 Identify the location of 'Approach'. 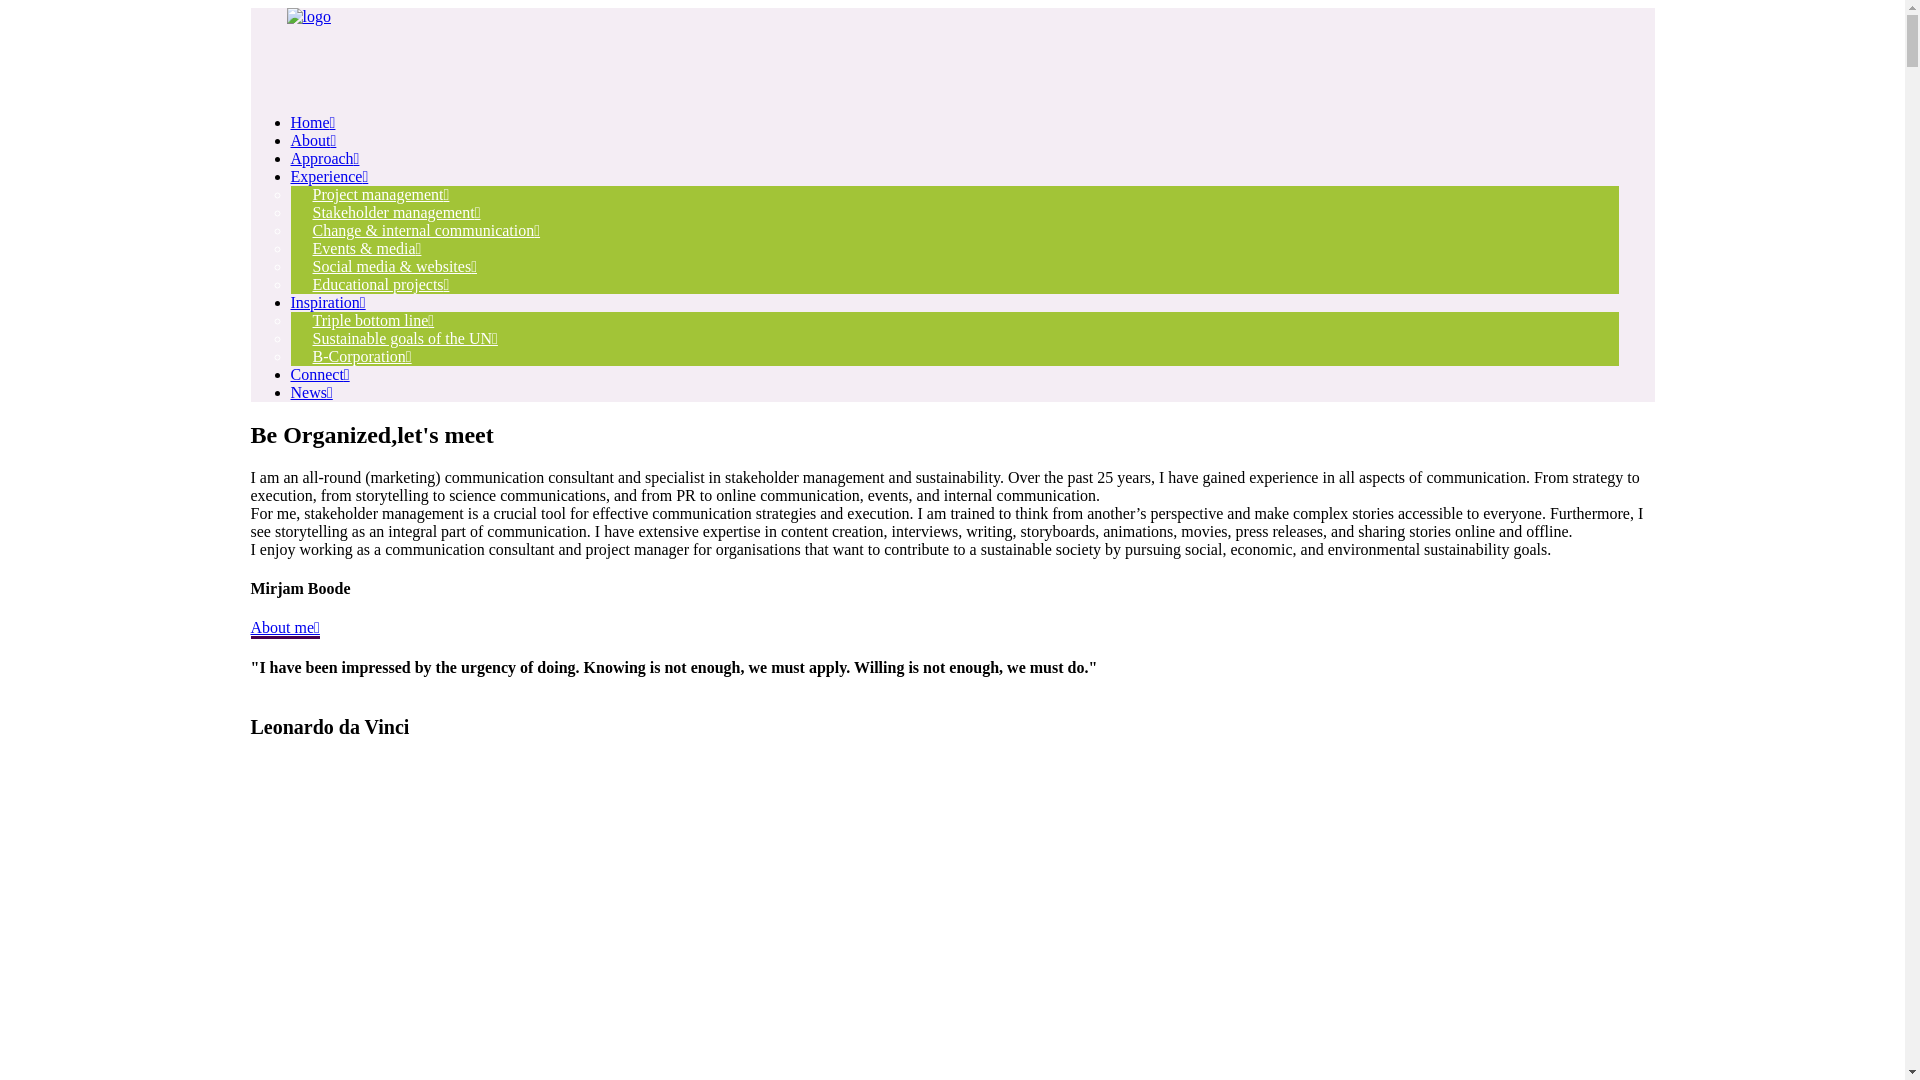
(324, 157).